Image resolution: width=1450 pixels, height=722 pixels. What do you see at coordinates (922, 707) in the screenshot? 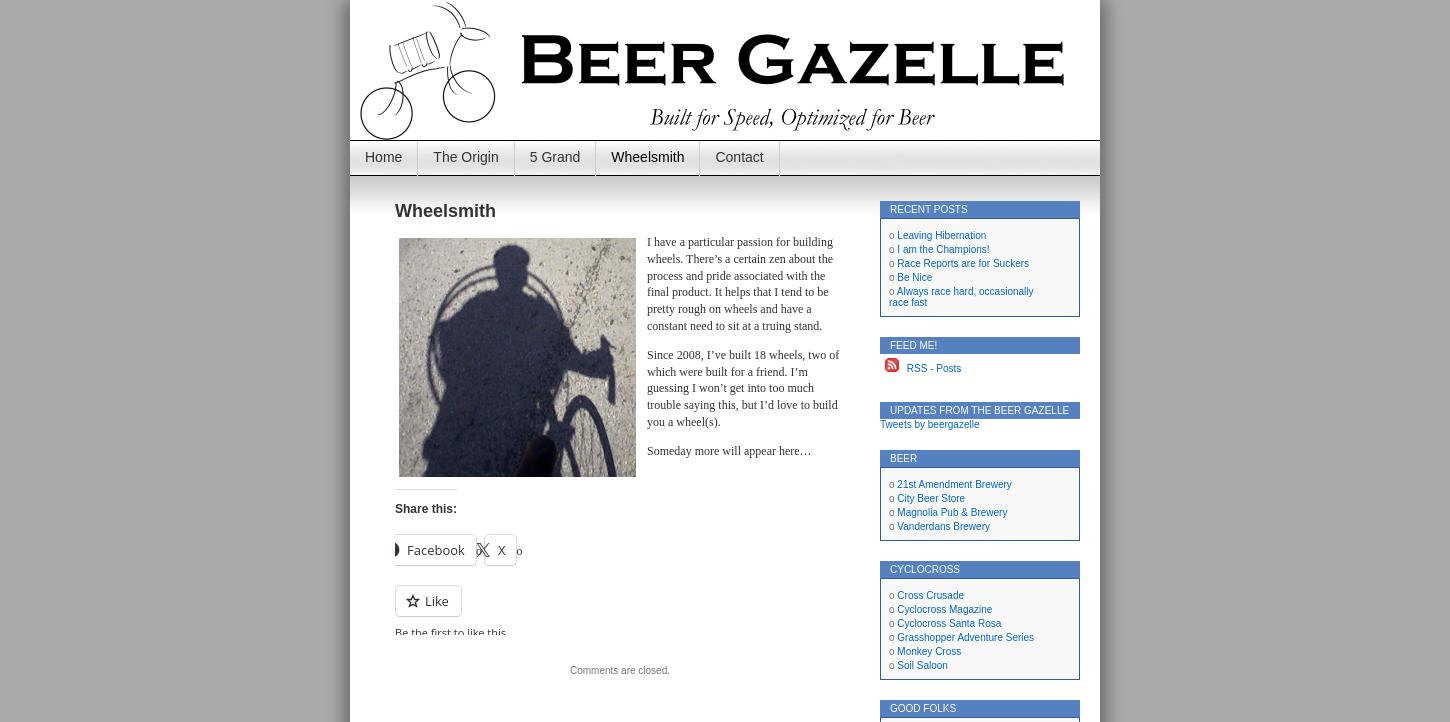
I see `'good folks'` at bounding box center [922, 707].